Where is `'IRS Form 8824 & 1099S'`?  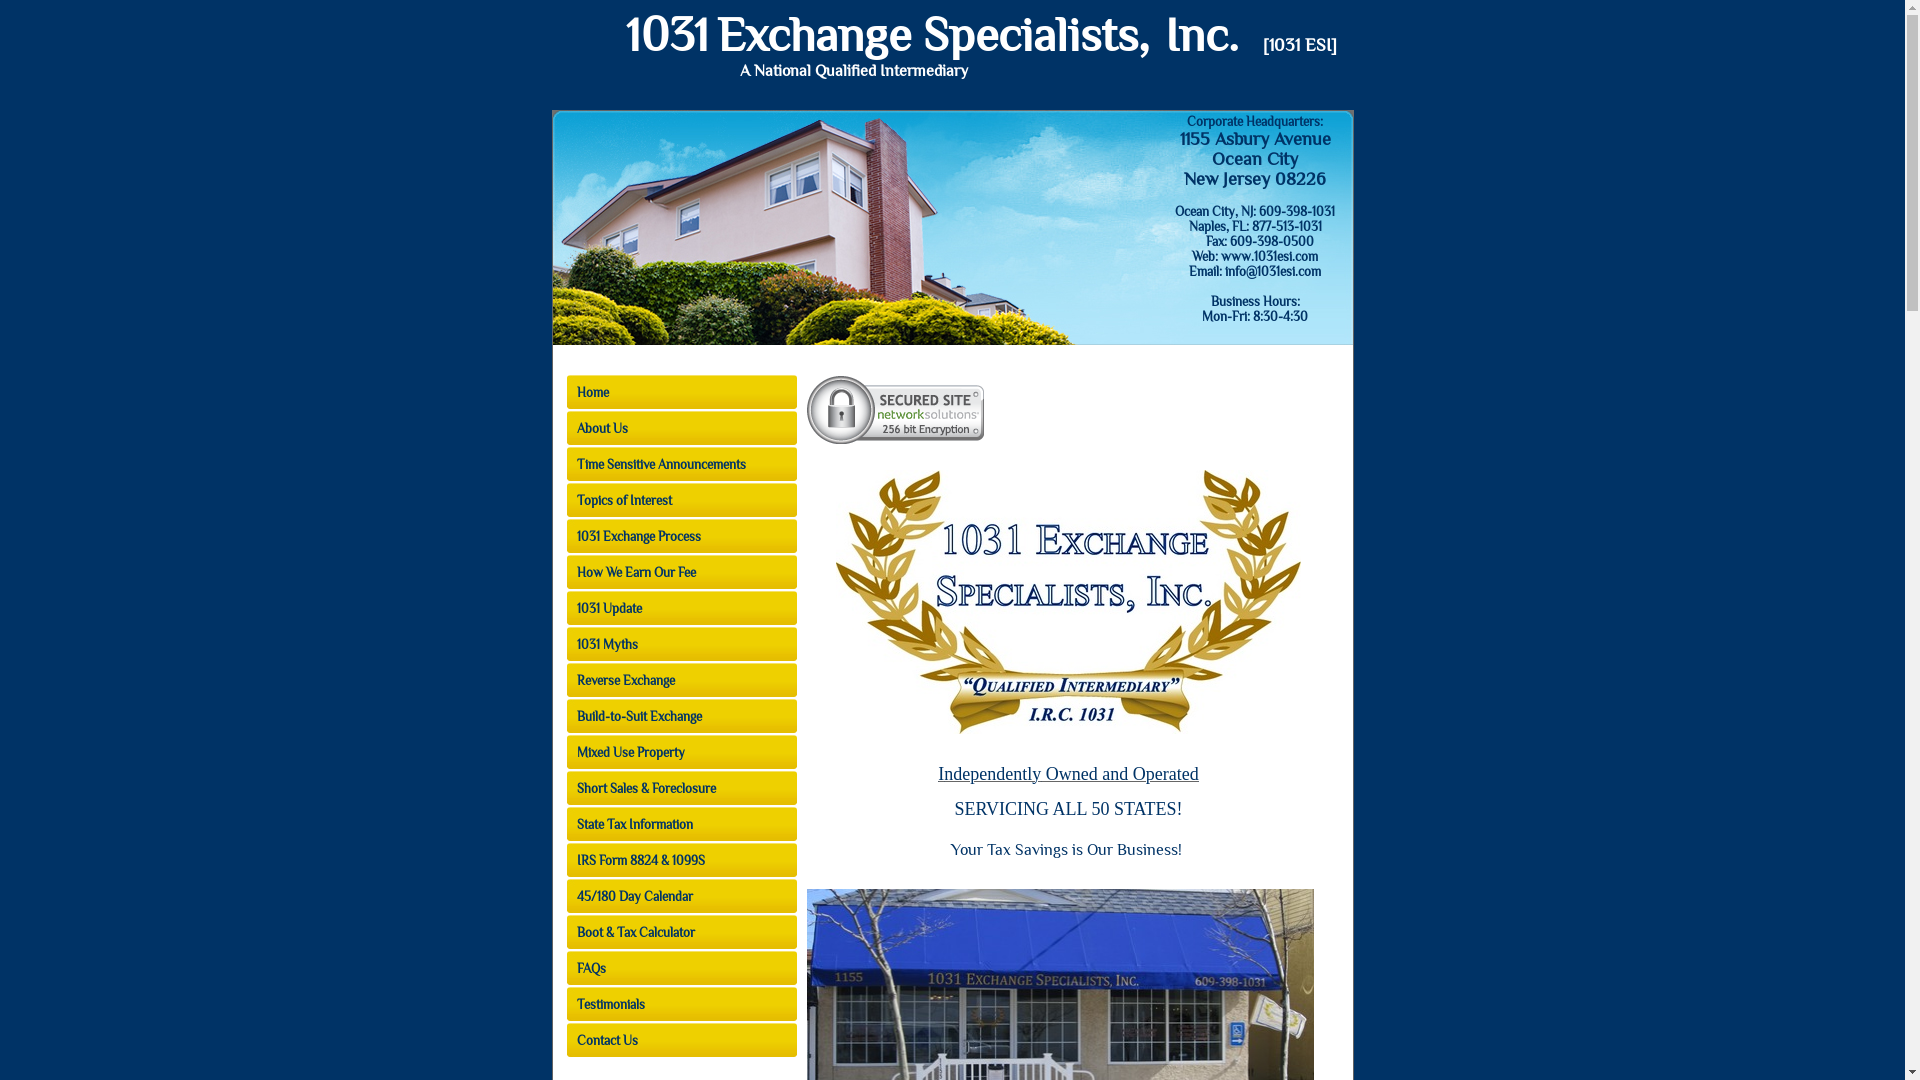 'IRS Form 8824 & 1099S' is located at coordinates (681, 859).